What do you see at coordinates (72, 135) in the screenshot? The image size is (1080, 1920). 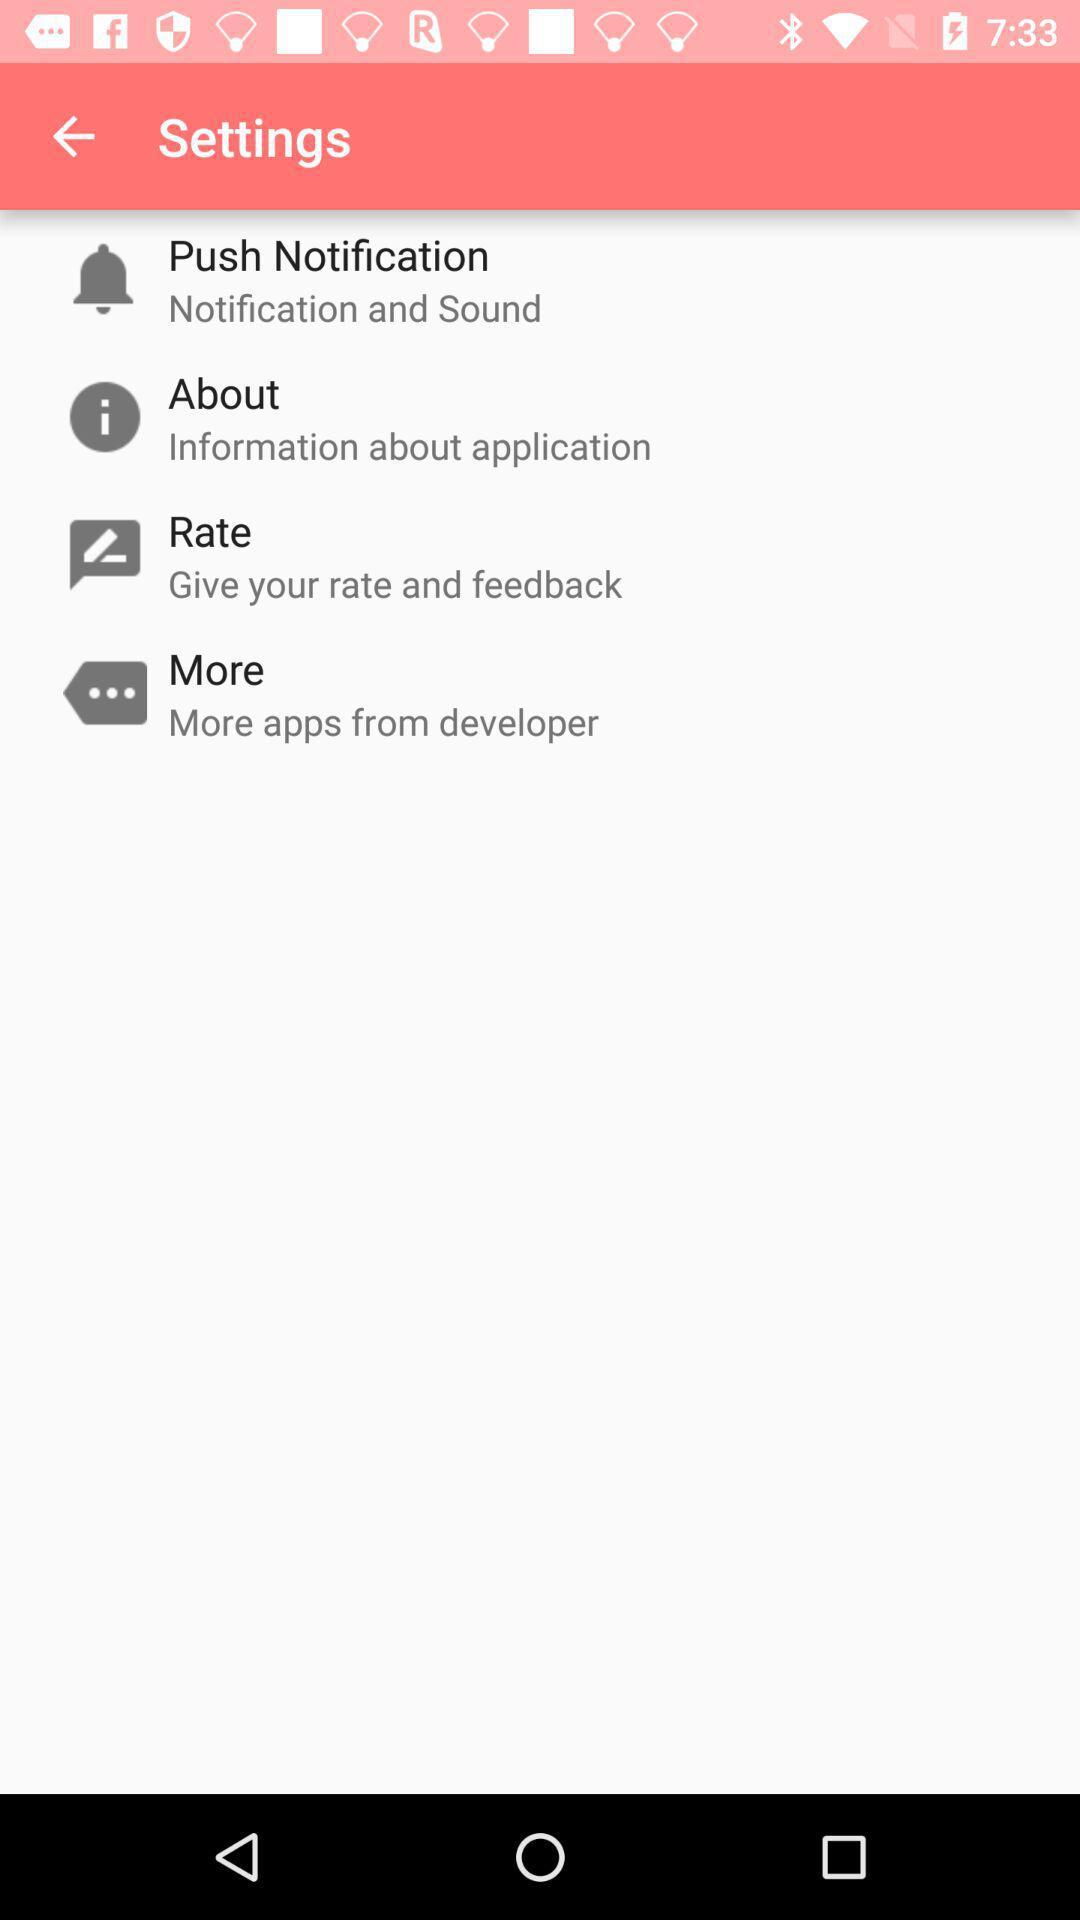 I see `the item next to the settings app` at bounding box center [72, 135].